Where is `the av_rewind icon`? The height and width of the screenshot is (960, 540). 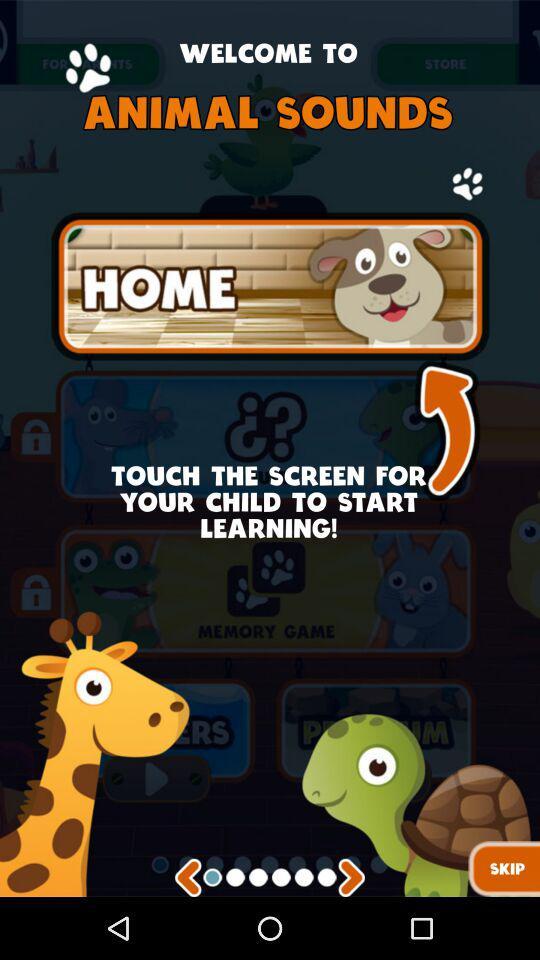 the av_rewind icon is located at coordinates (188, 939).